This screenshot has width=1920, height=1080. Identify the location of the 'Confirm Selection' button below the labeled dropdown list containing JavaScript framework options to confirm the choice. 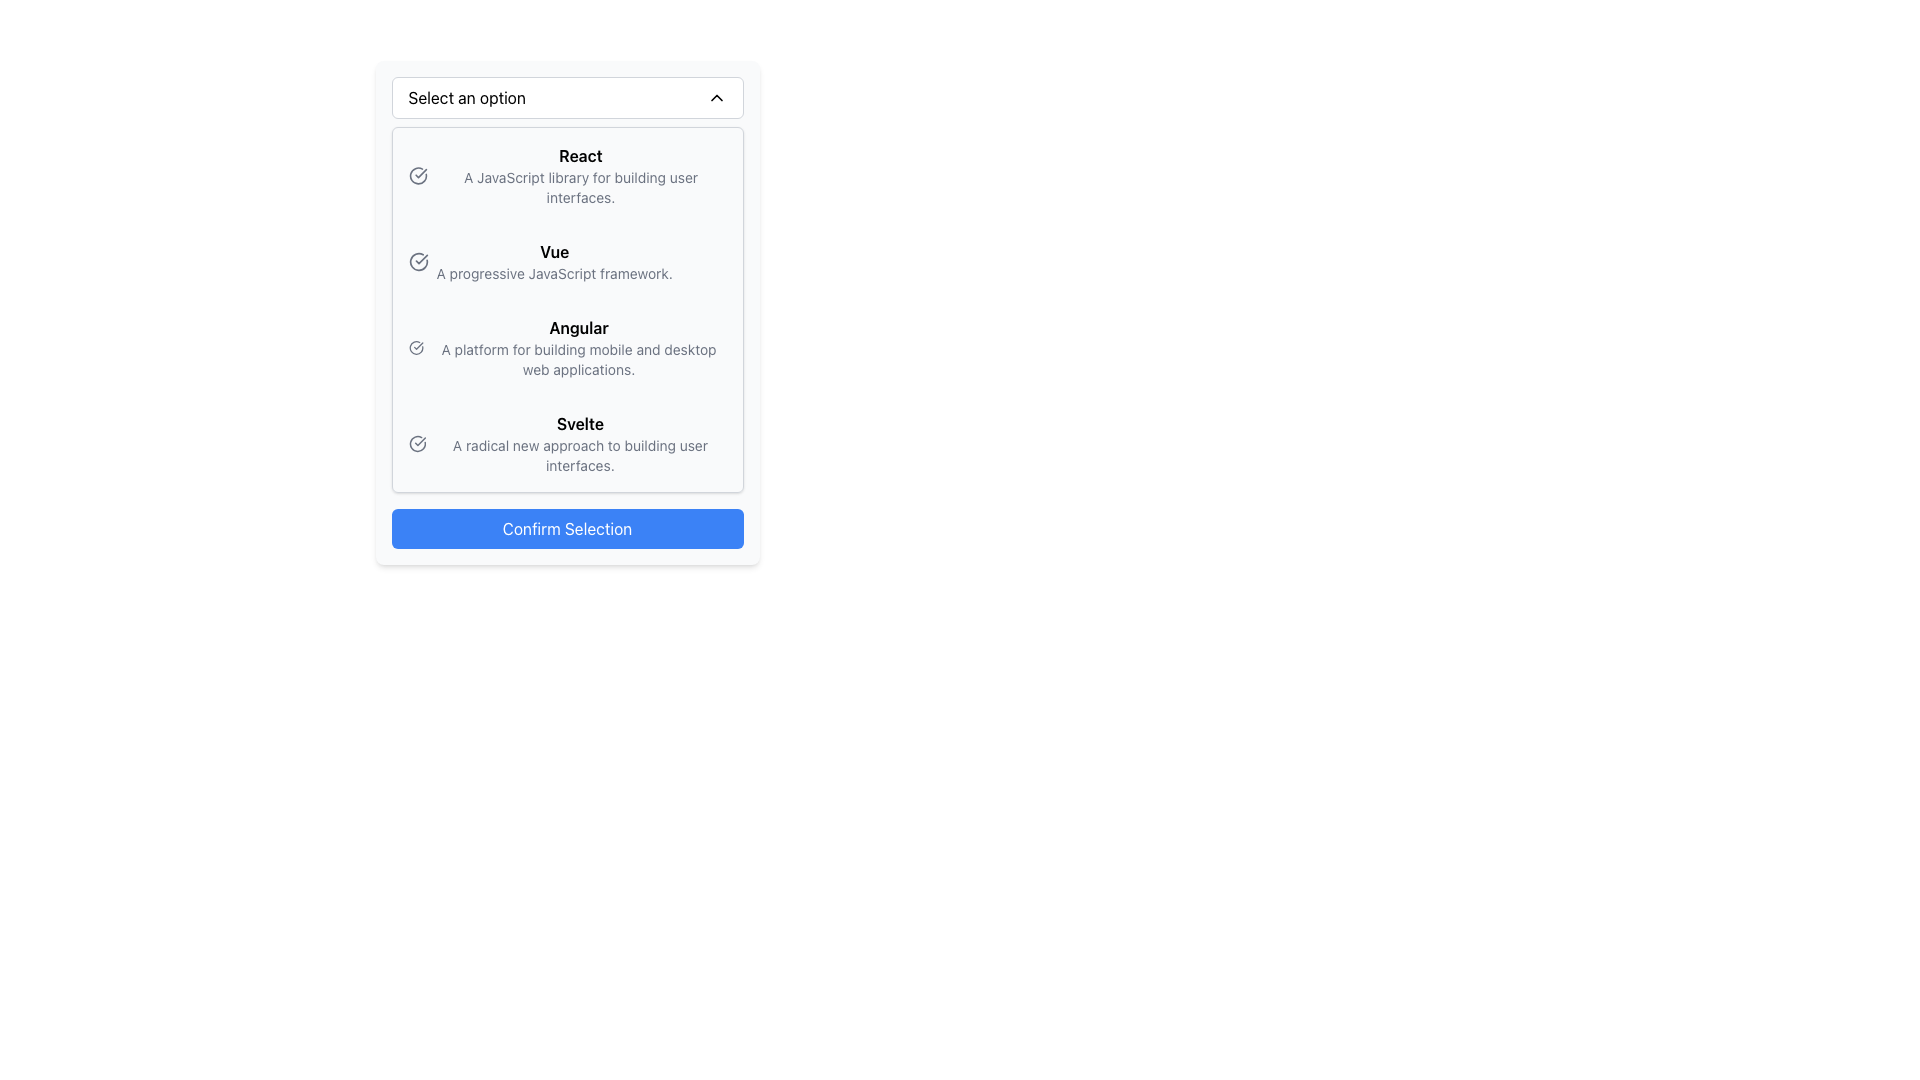
(566, 312).